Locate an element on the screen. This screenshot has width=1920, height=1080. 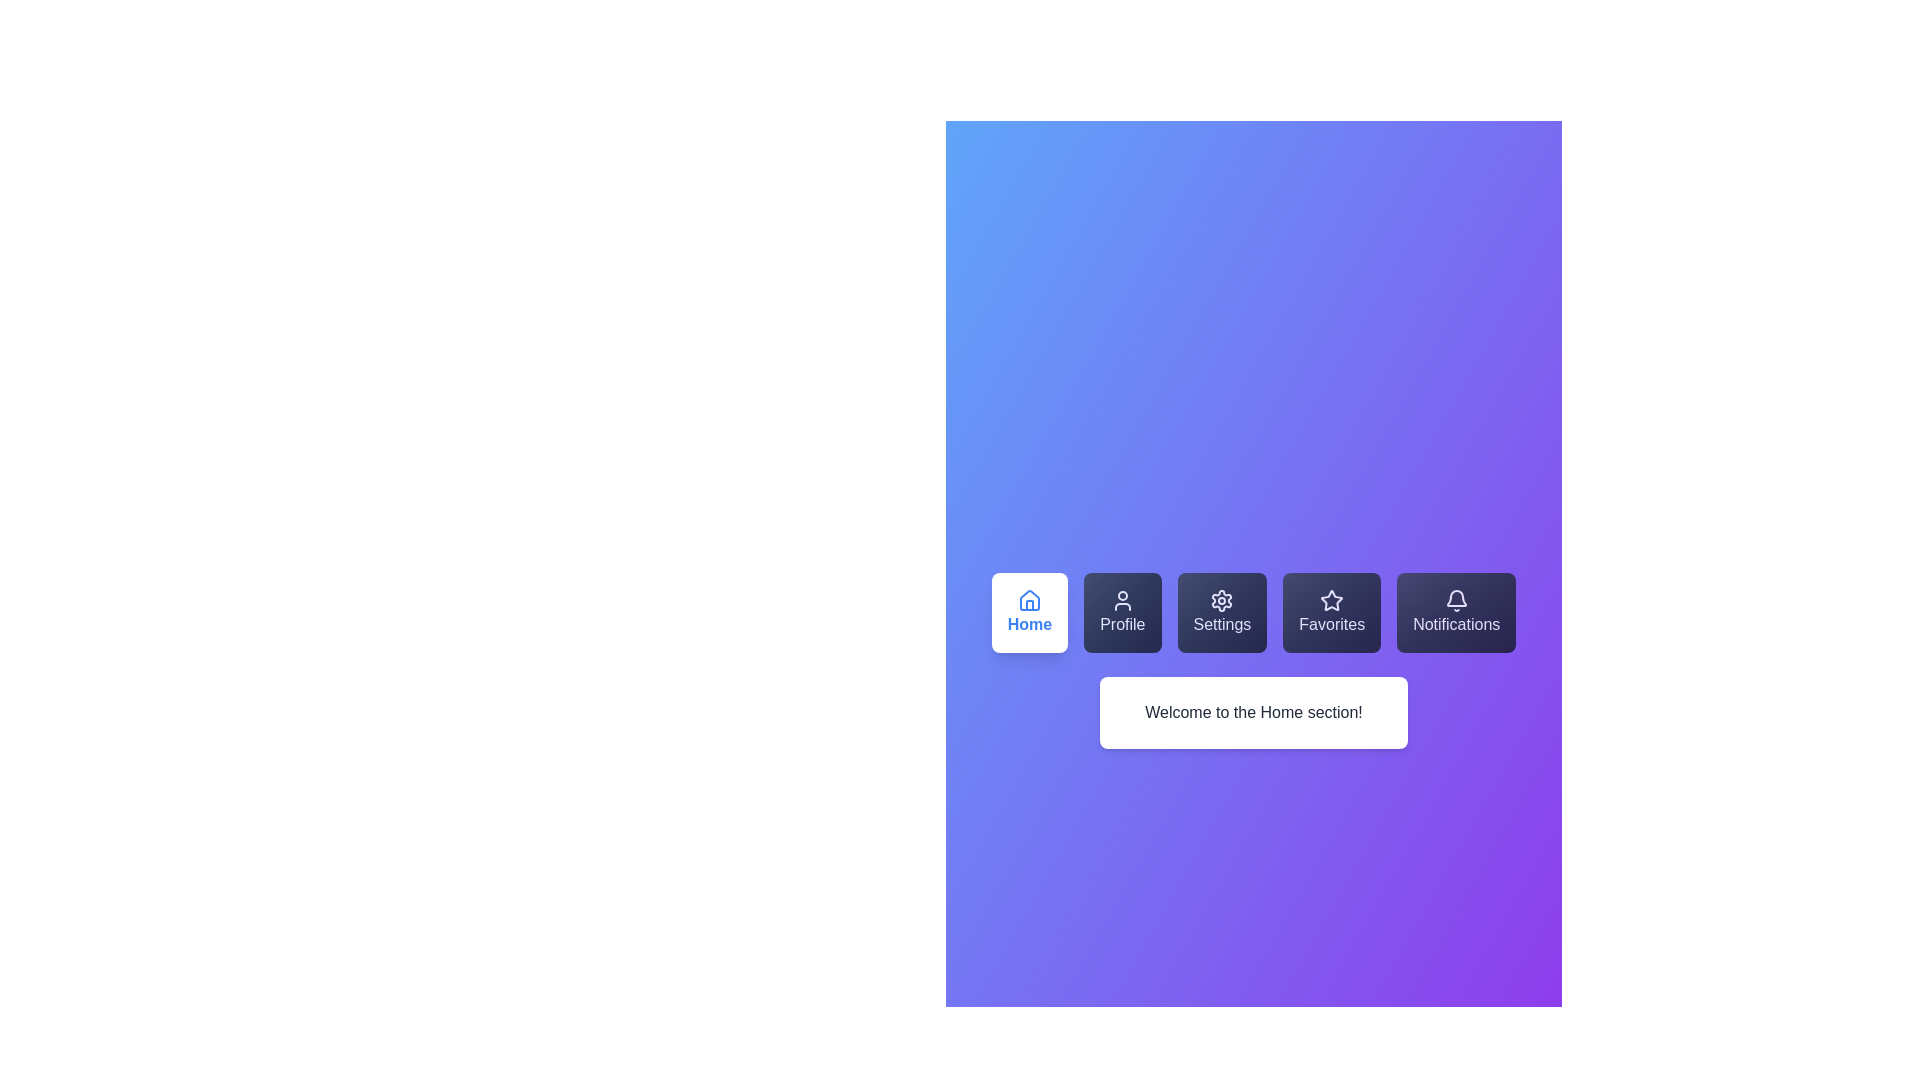
the 'Home' icon in the navigation bar located at the leftmost position of the horizontal navigation bar at the bottom of the interface is located at coordinates (1029, 599).